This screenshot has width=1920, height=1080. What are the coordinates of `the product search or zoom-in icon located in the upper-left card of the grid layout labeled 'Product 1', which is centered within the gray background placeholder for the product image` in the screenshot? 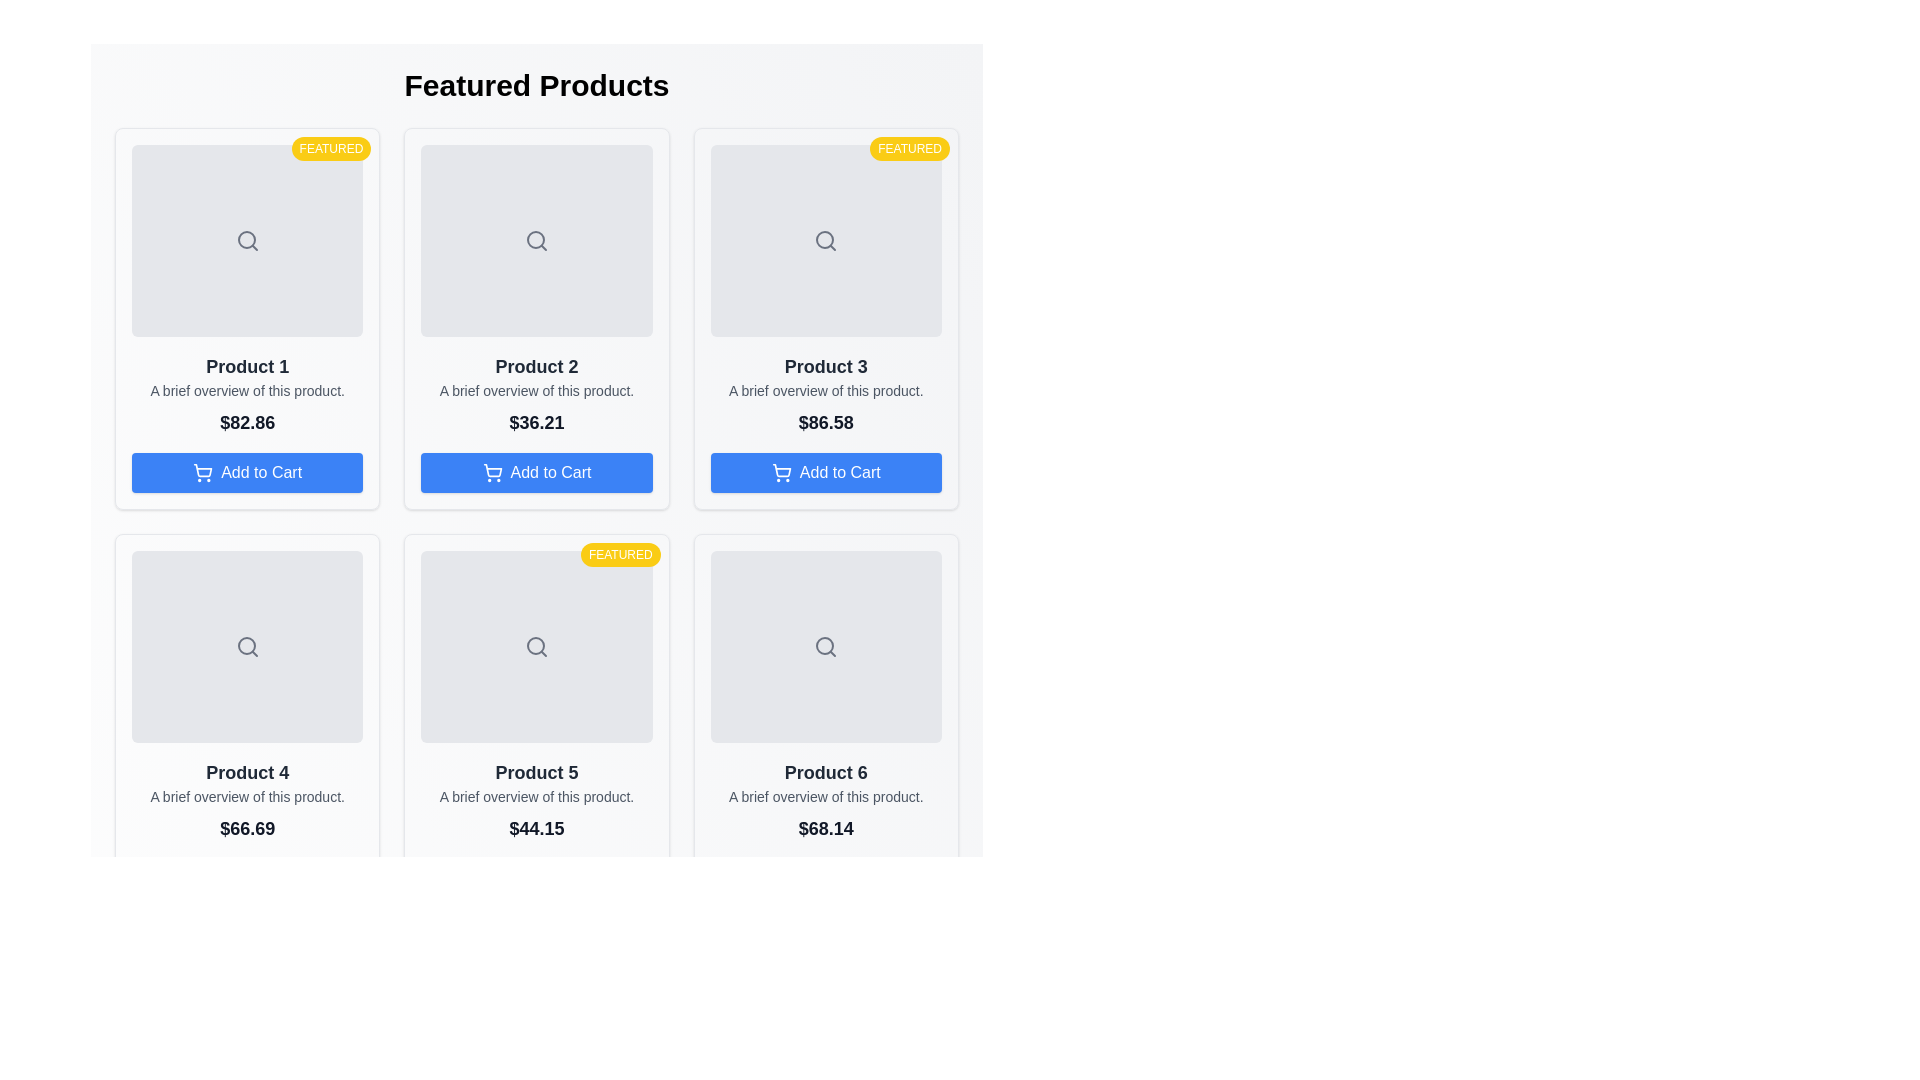 It's located at (246, 239).